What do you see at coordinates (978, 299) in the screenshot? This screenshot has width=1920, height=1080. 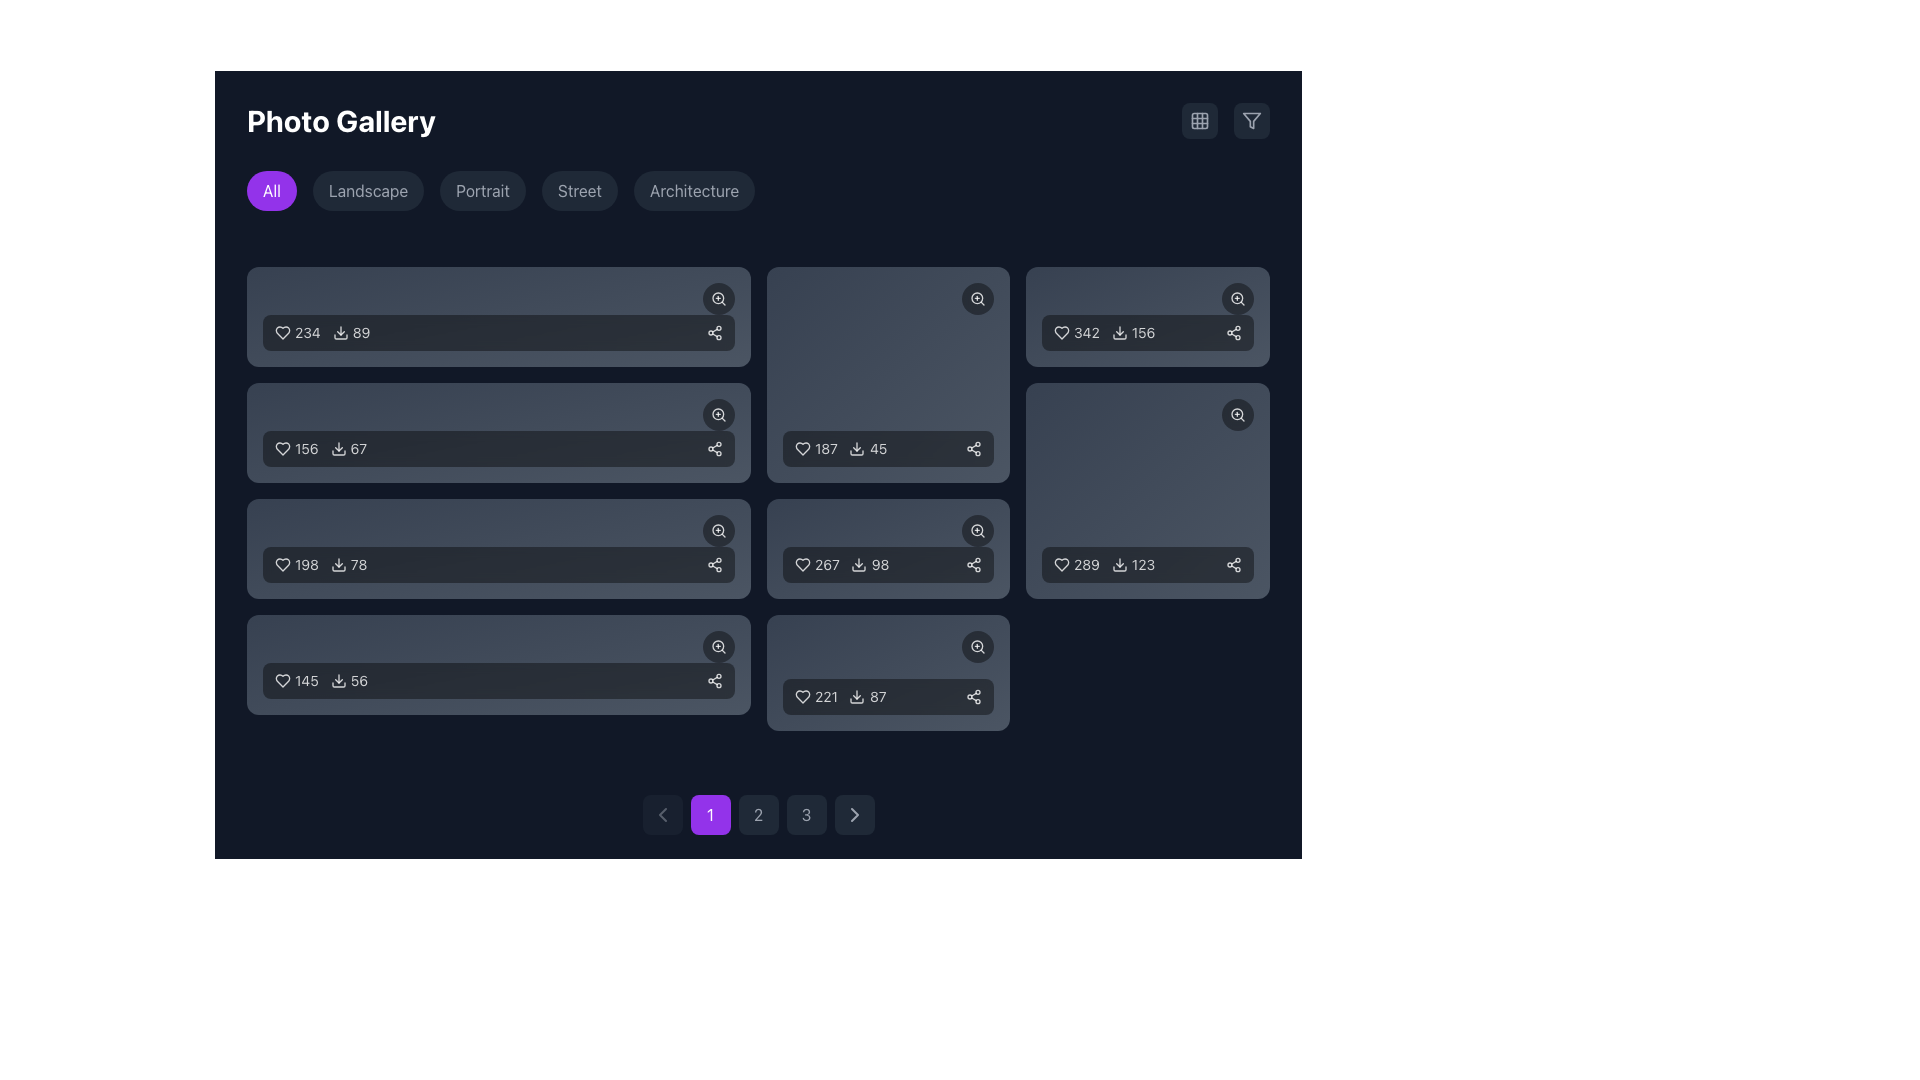 I see `the button with a magnifying glass and plus icon located in the second column and third row of the image tile grid` at bounding box center [978, 299].